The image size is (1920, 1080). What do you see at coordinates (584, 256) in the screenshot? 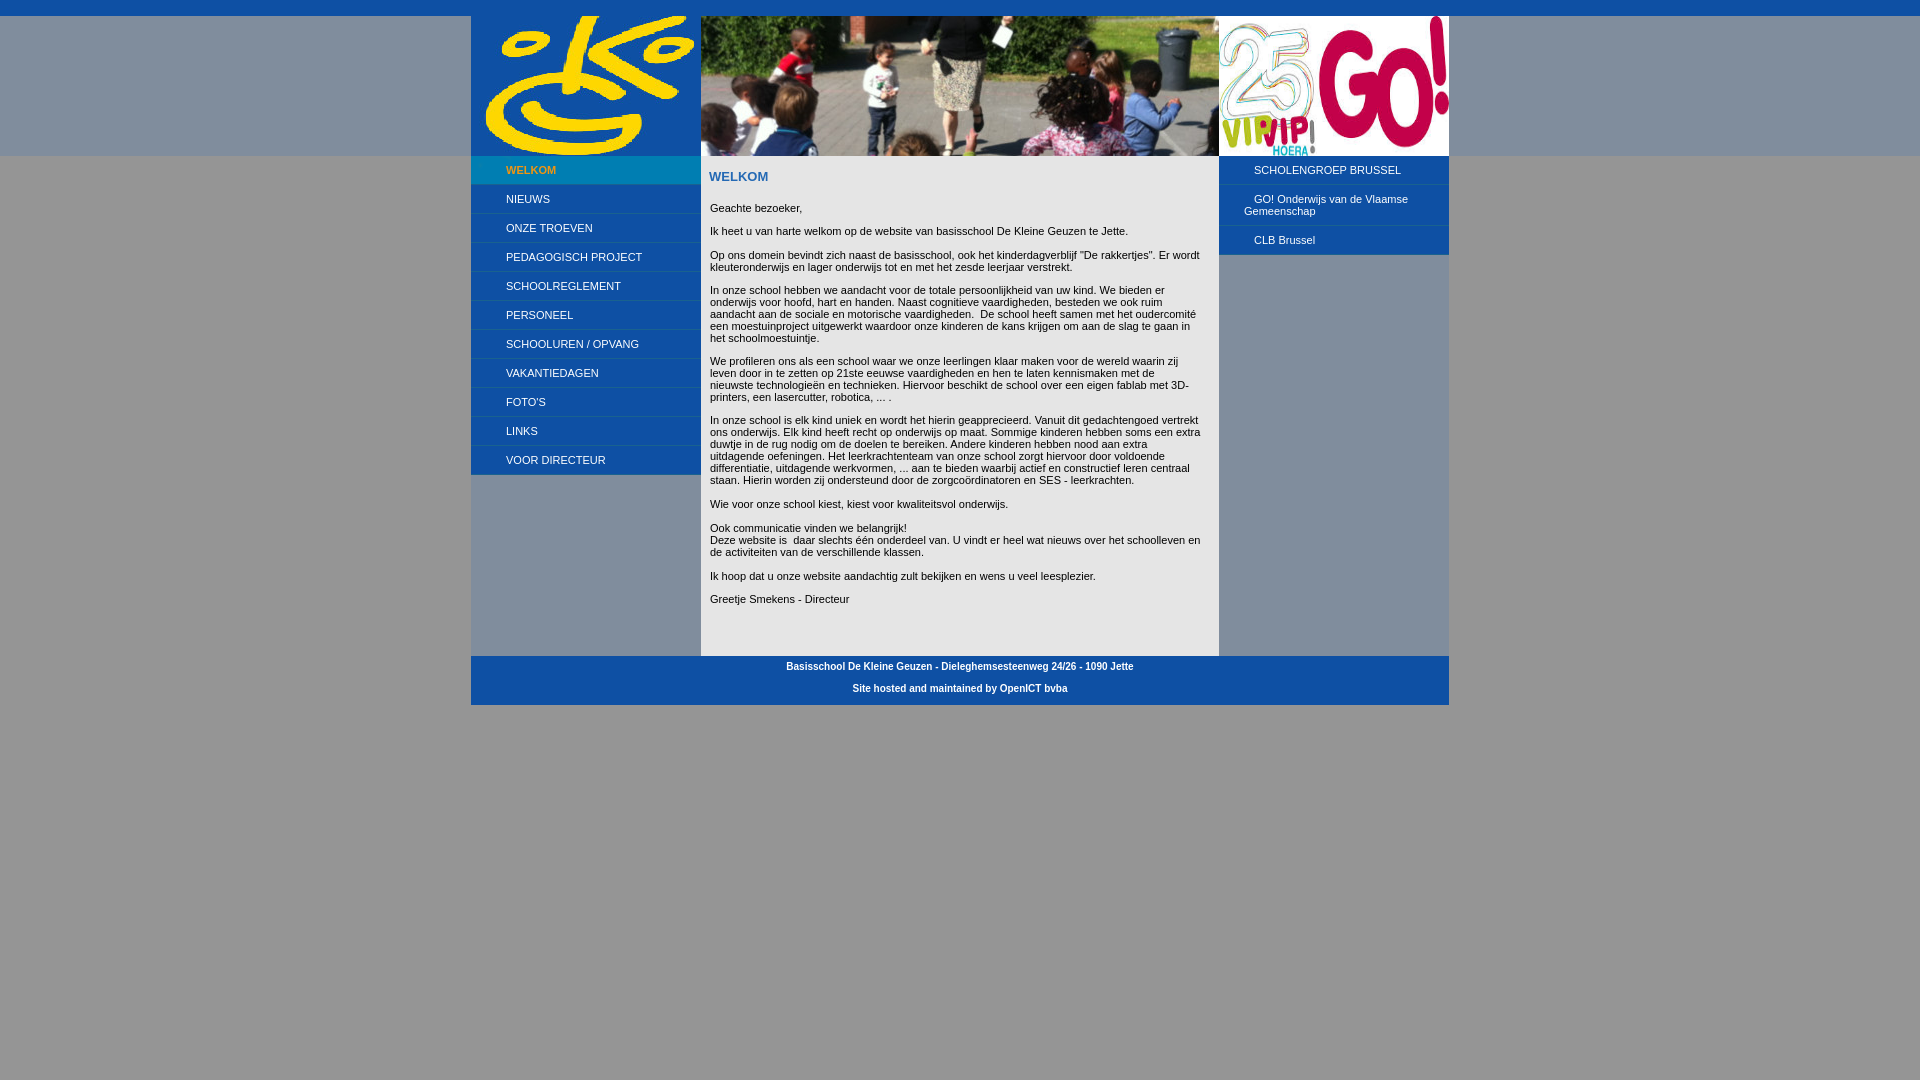
I see `'PEDAGOGISCH PROJECT'` at bounding box center [584, 256].